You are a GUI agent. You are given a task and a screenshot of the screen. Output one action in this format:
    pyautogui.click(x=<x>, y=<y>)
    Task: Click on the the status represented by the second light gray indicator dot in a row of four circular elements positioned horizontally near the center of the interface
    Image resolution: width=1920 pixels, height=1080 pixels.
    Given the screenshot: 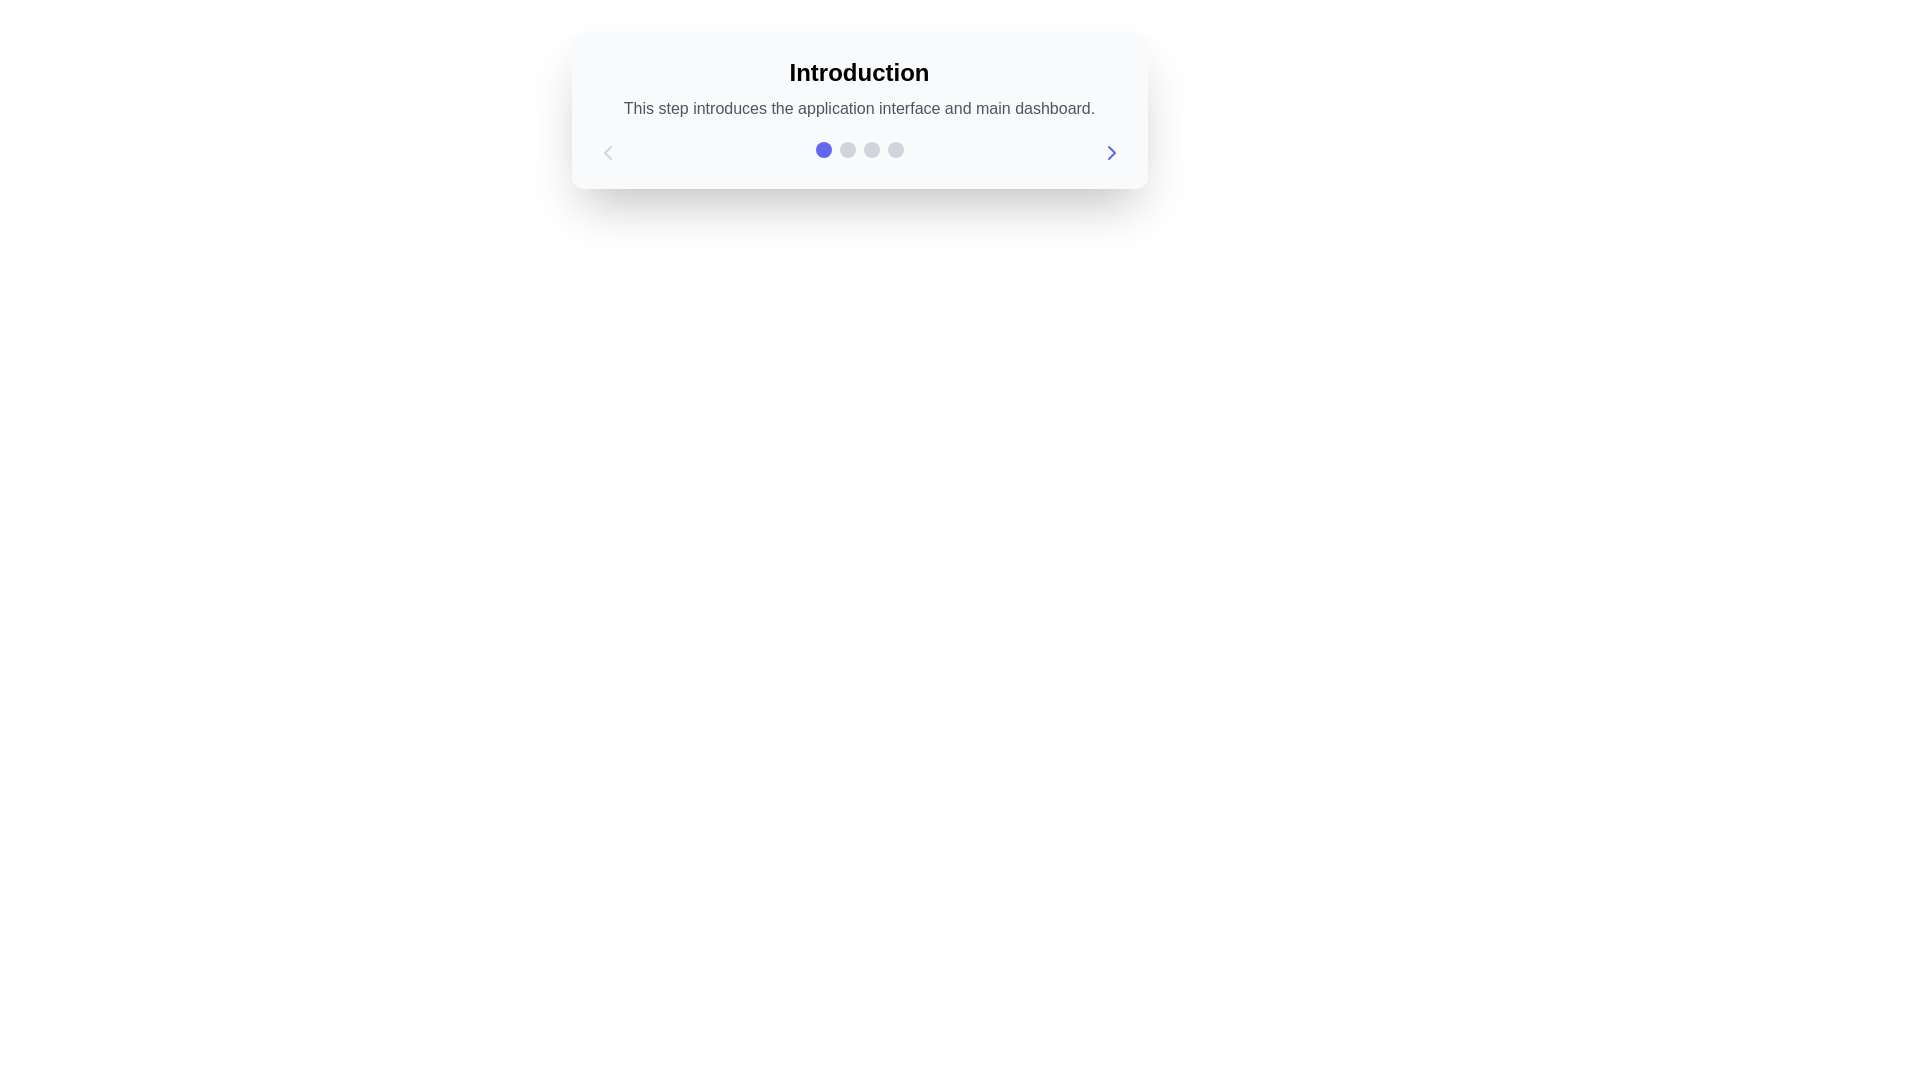 What is the action you would take?
    pyautogui.click(x=847, y=149)
    